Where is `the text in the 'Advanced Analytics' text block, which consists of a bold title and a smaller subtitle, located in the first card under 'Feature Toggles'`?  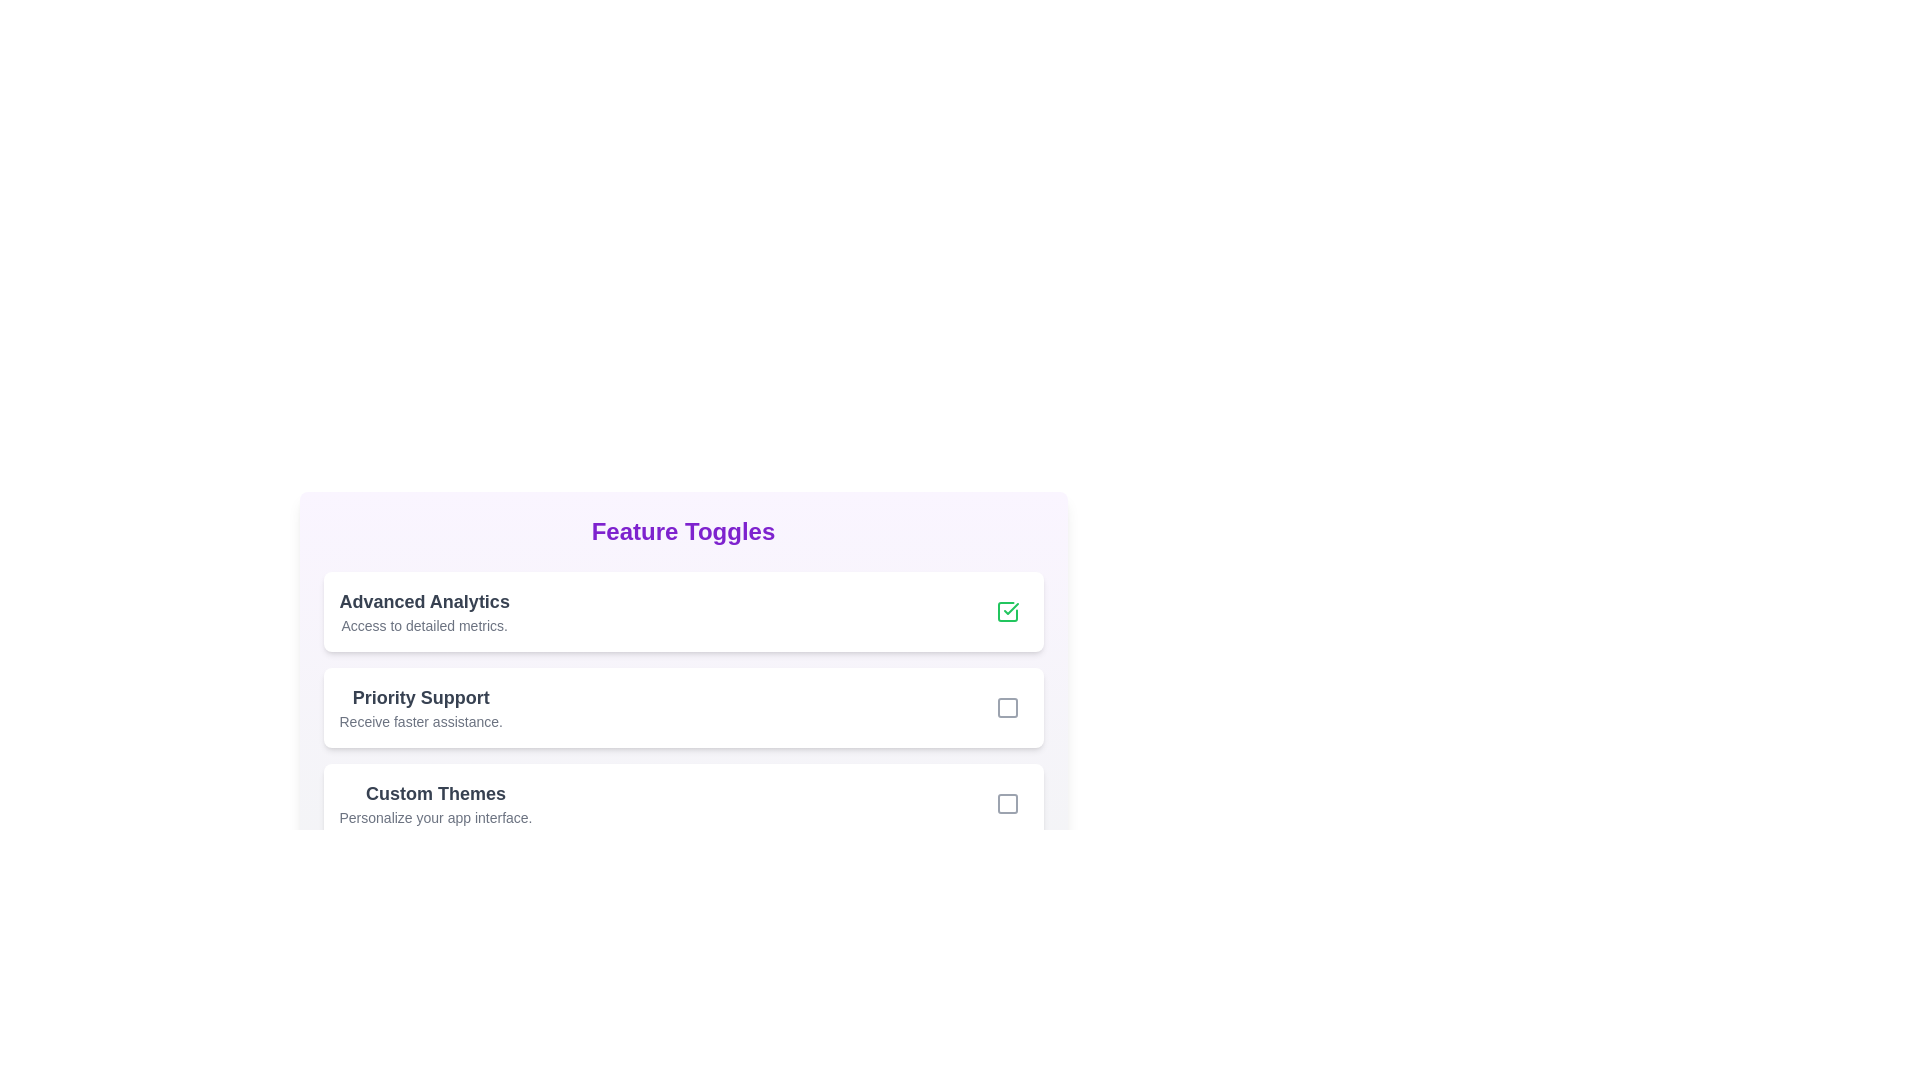 the text in the 'Advanced Analytics' text block, which consists of a bold title and a smaller subtitle, located in the first card under 'Feature Toggles' is located at coordinates (423, 611).